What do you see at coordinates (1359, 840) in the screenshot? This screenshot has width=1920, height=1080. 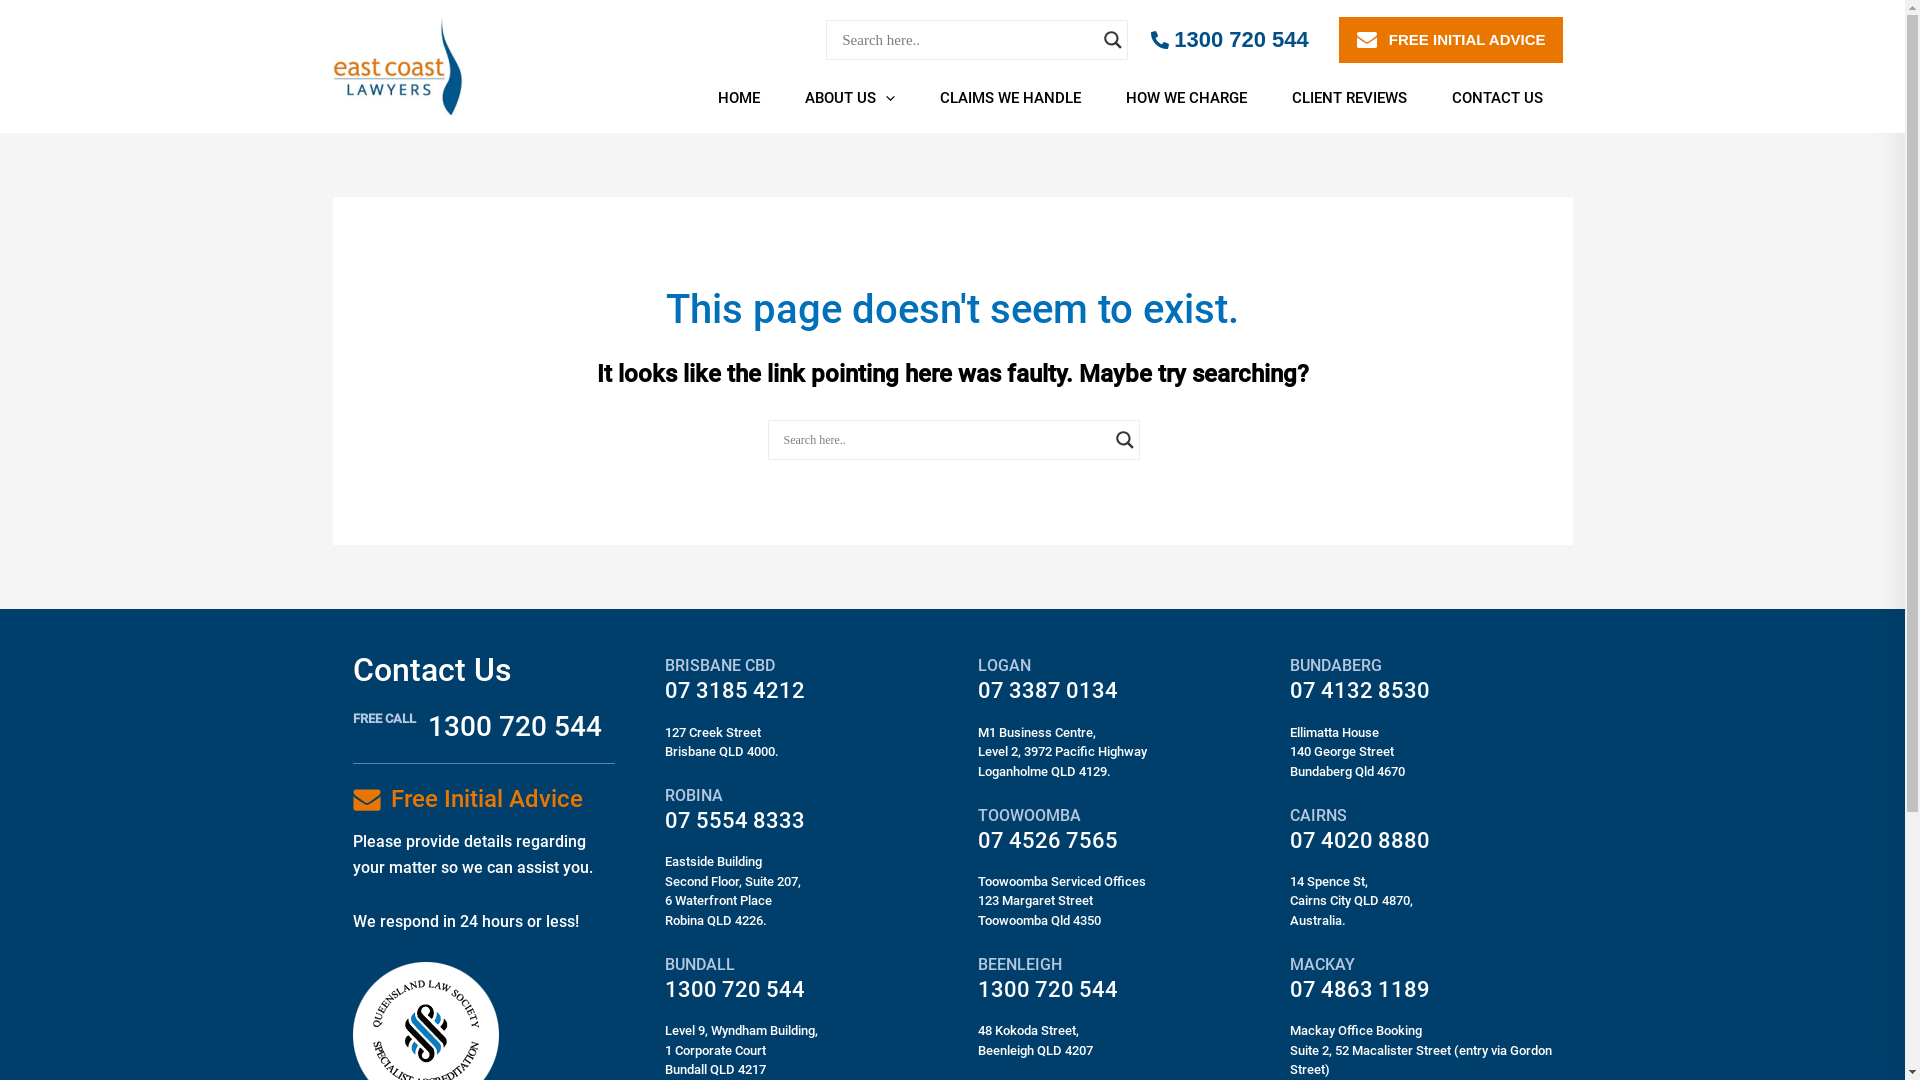 I see `'07 4020 8880'` at bounding box center [1359, 840].